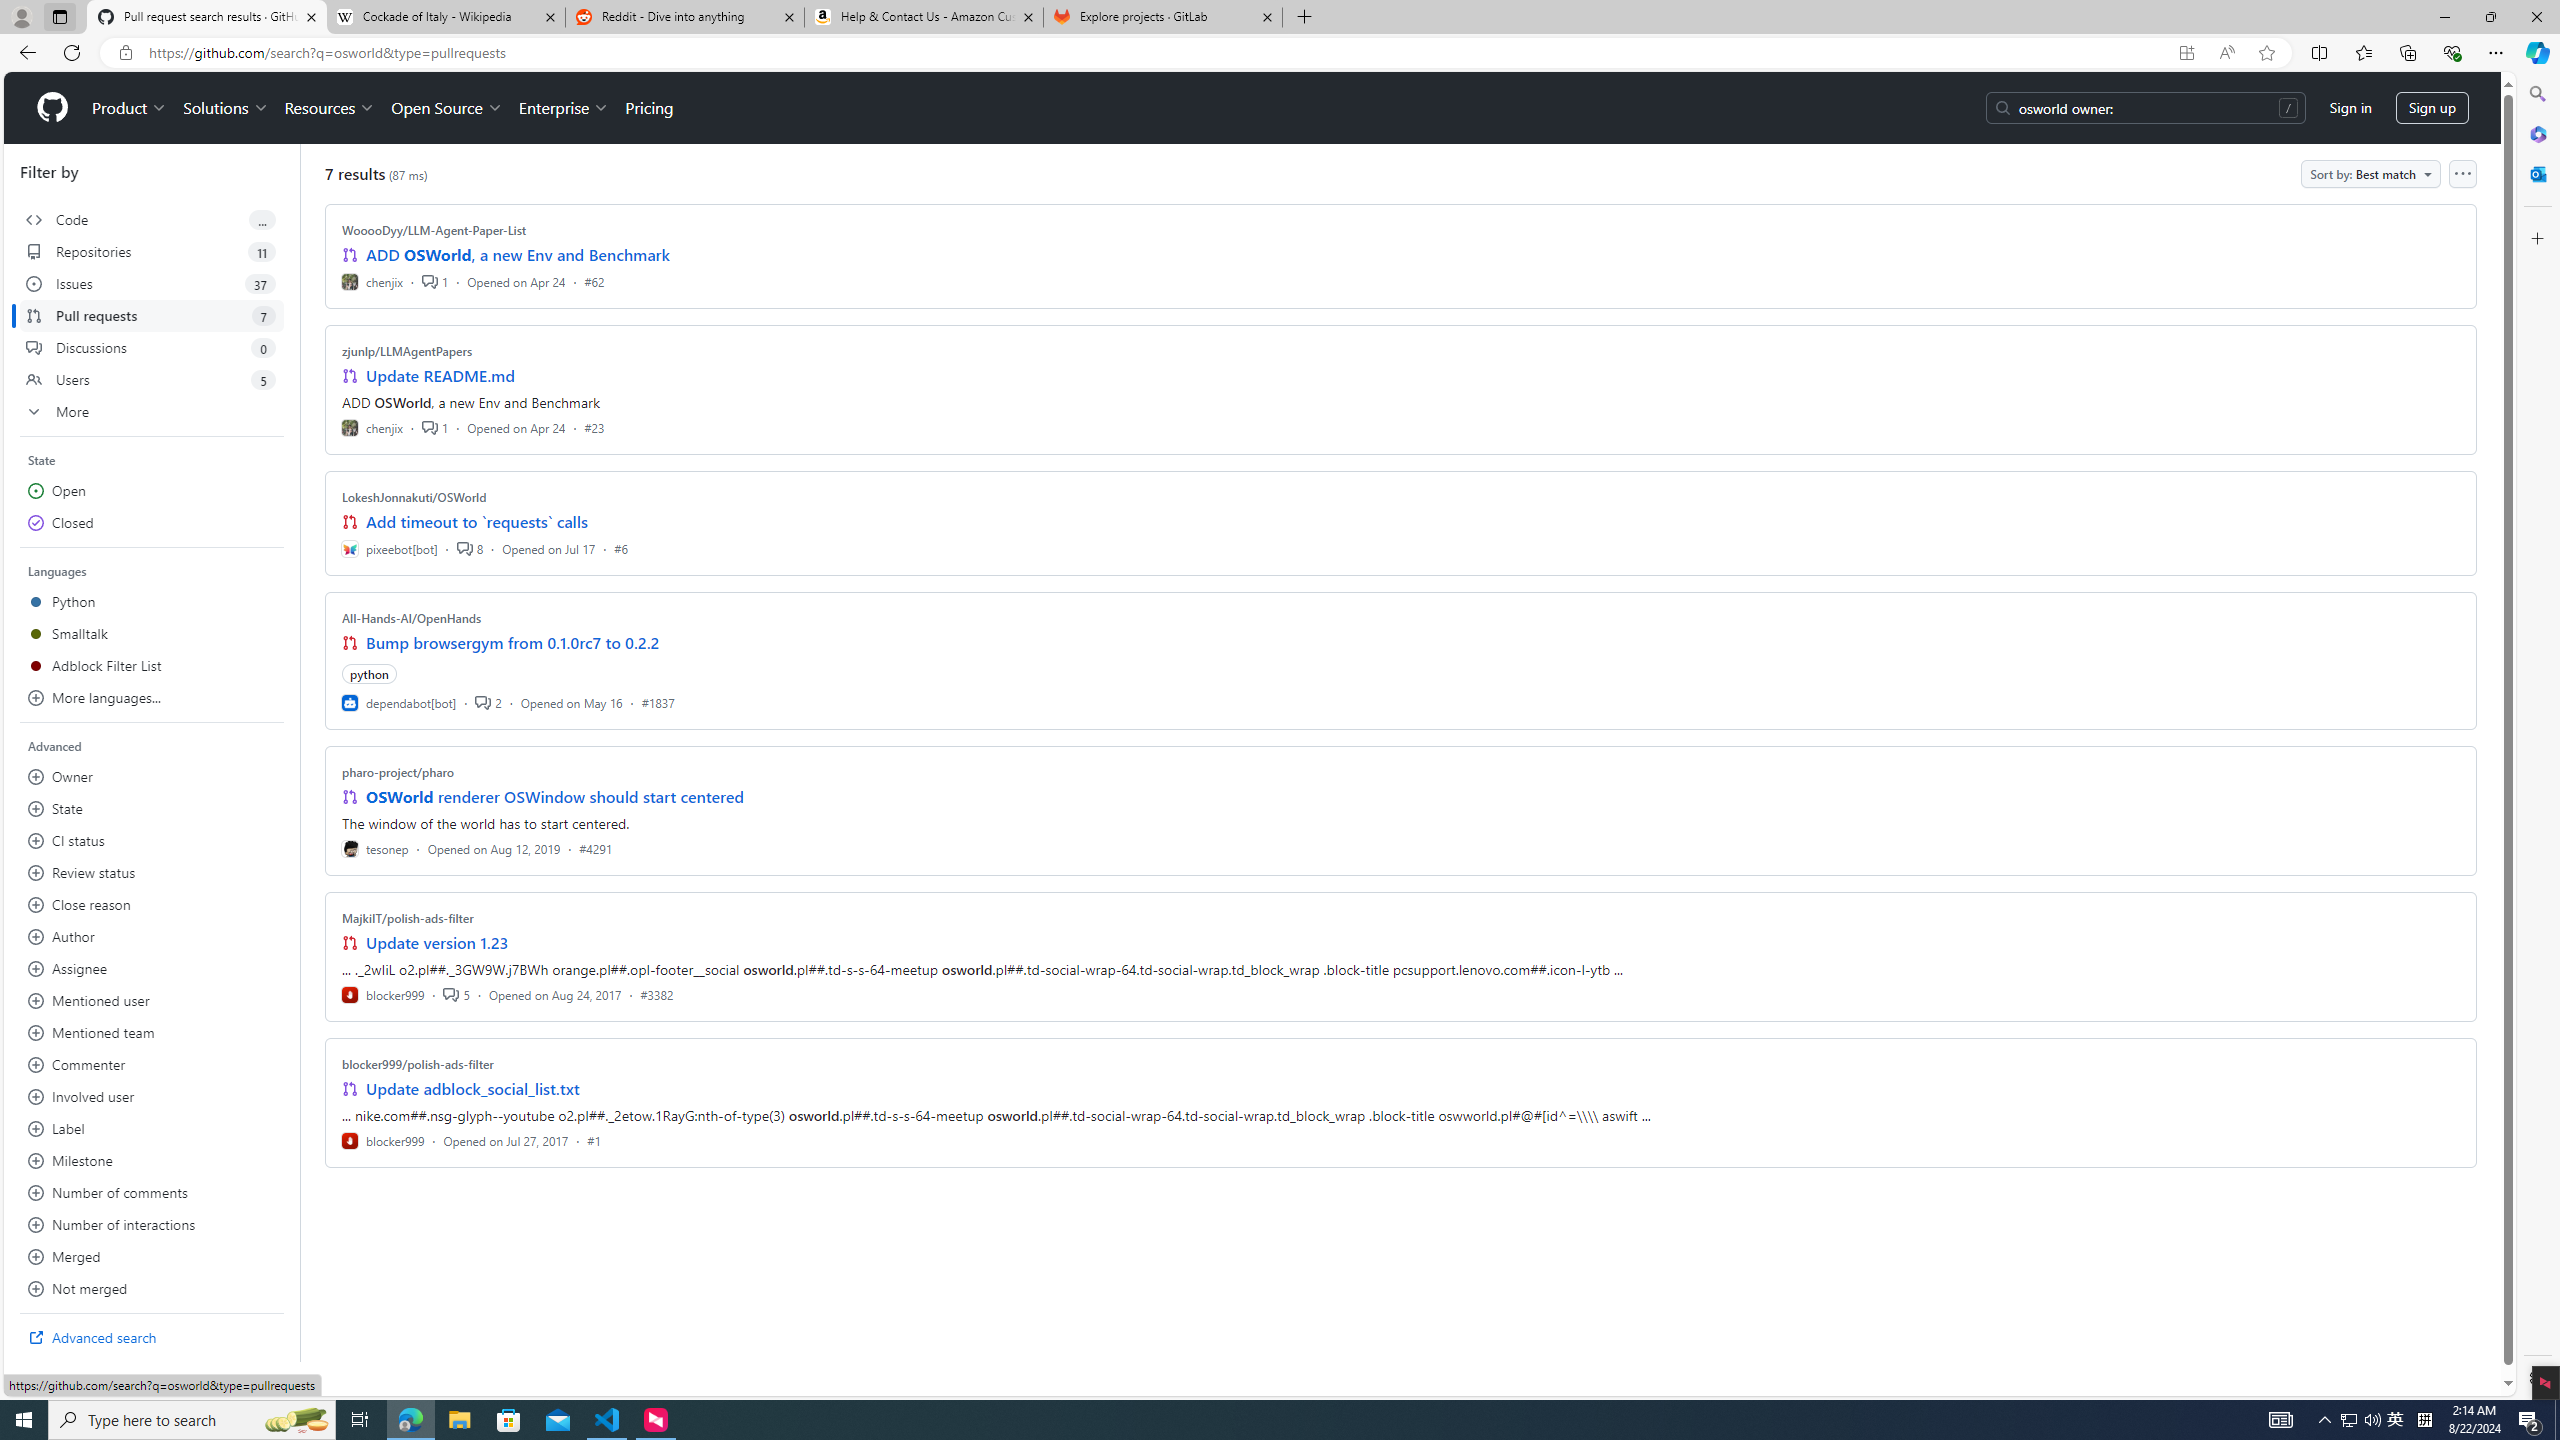 The width and height of the screenshot is (2560, 1440). What do you see at coordinates (592, 1140) in the screenshot?
I see `'#1'` at bounding box center [592, 1140].